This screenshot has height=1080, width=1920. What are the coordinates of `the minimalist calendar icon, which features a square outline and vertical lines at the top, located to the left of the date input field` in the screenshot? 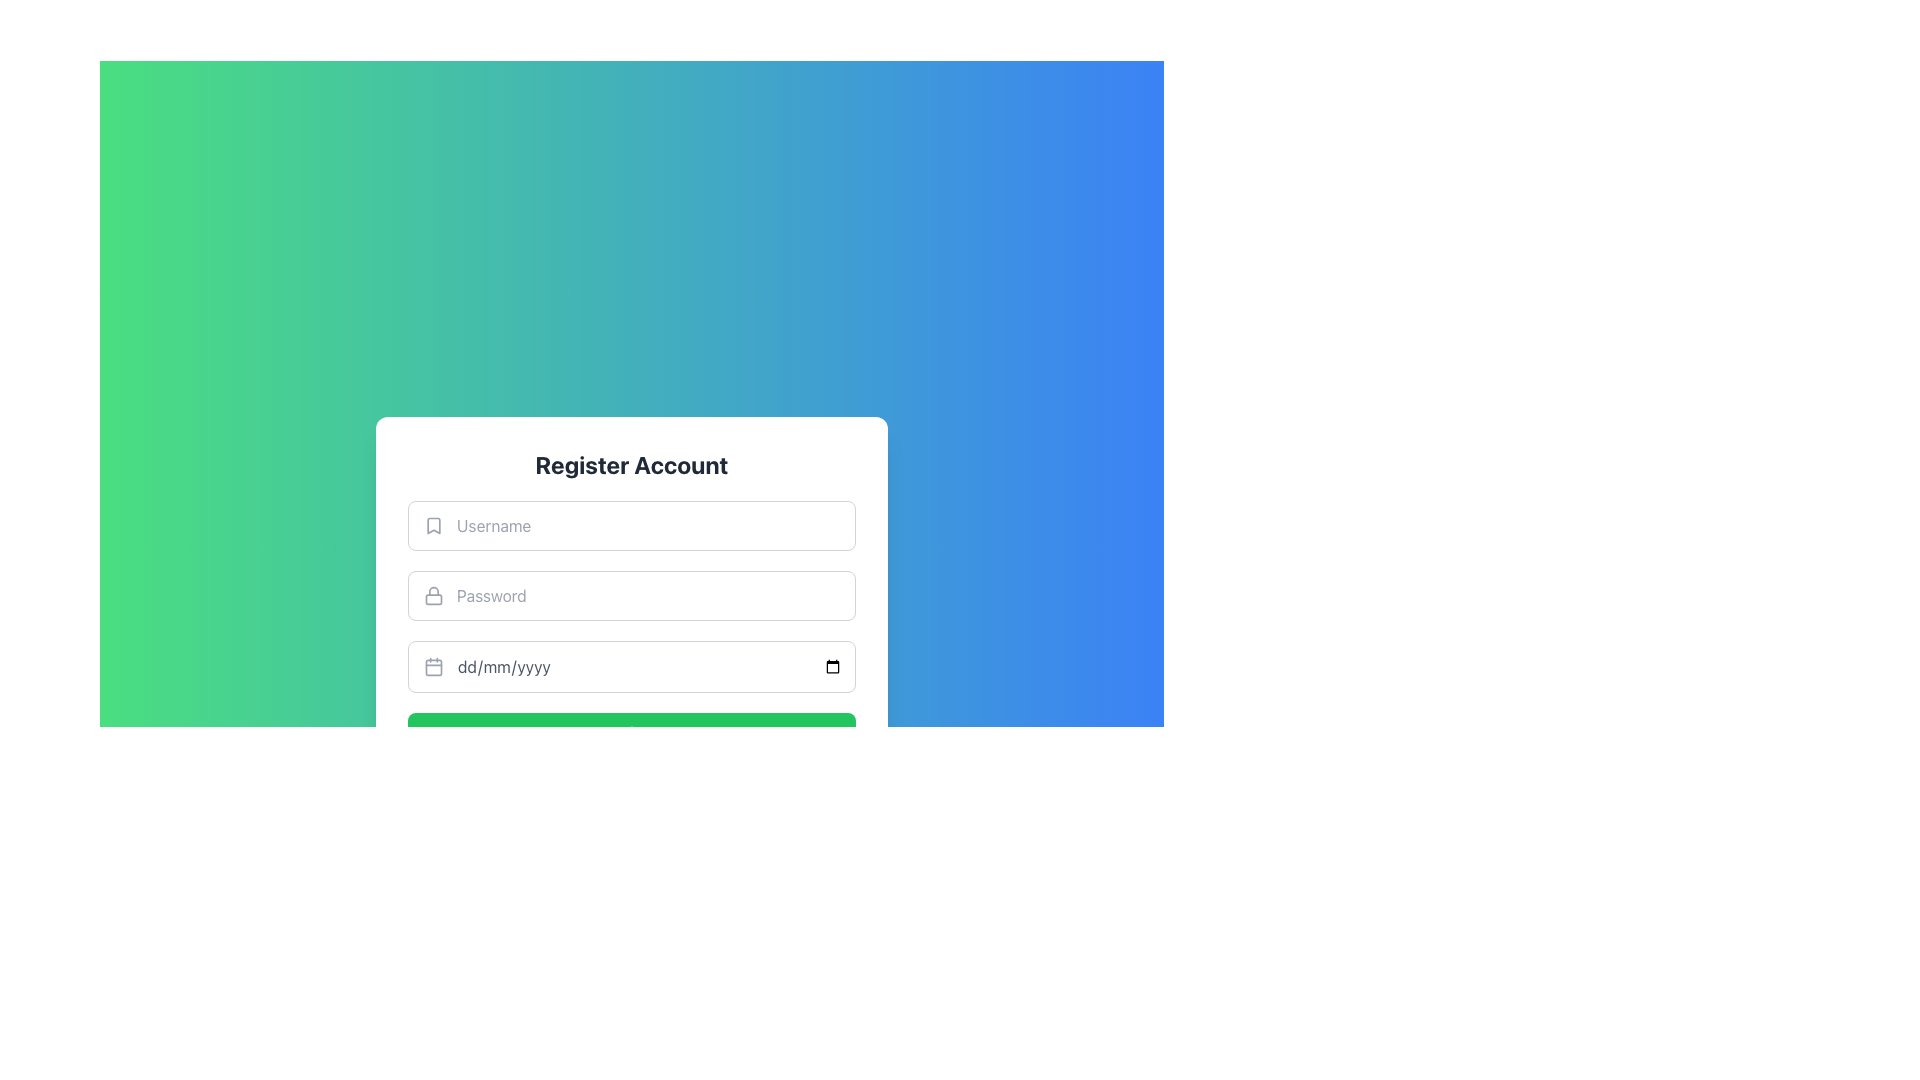 It's located at (432, 667).